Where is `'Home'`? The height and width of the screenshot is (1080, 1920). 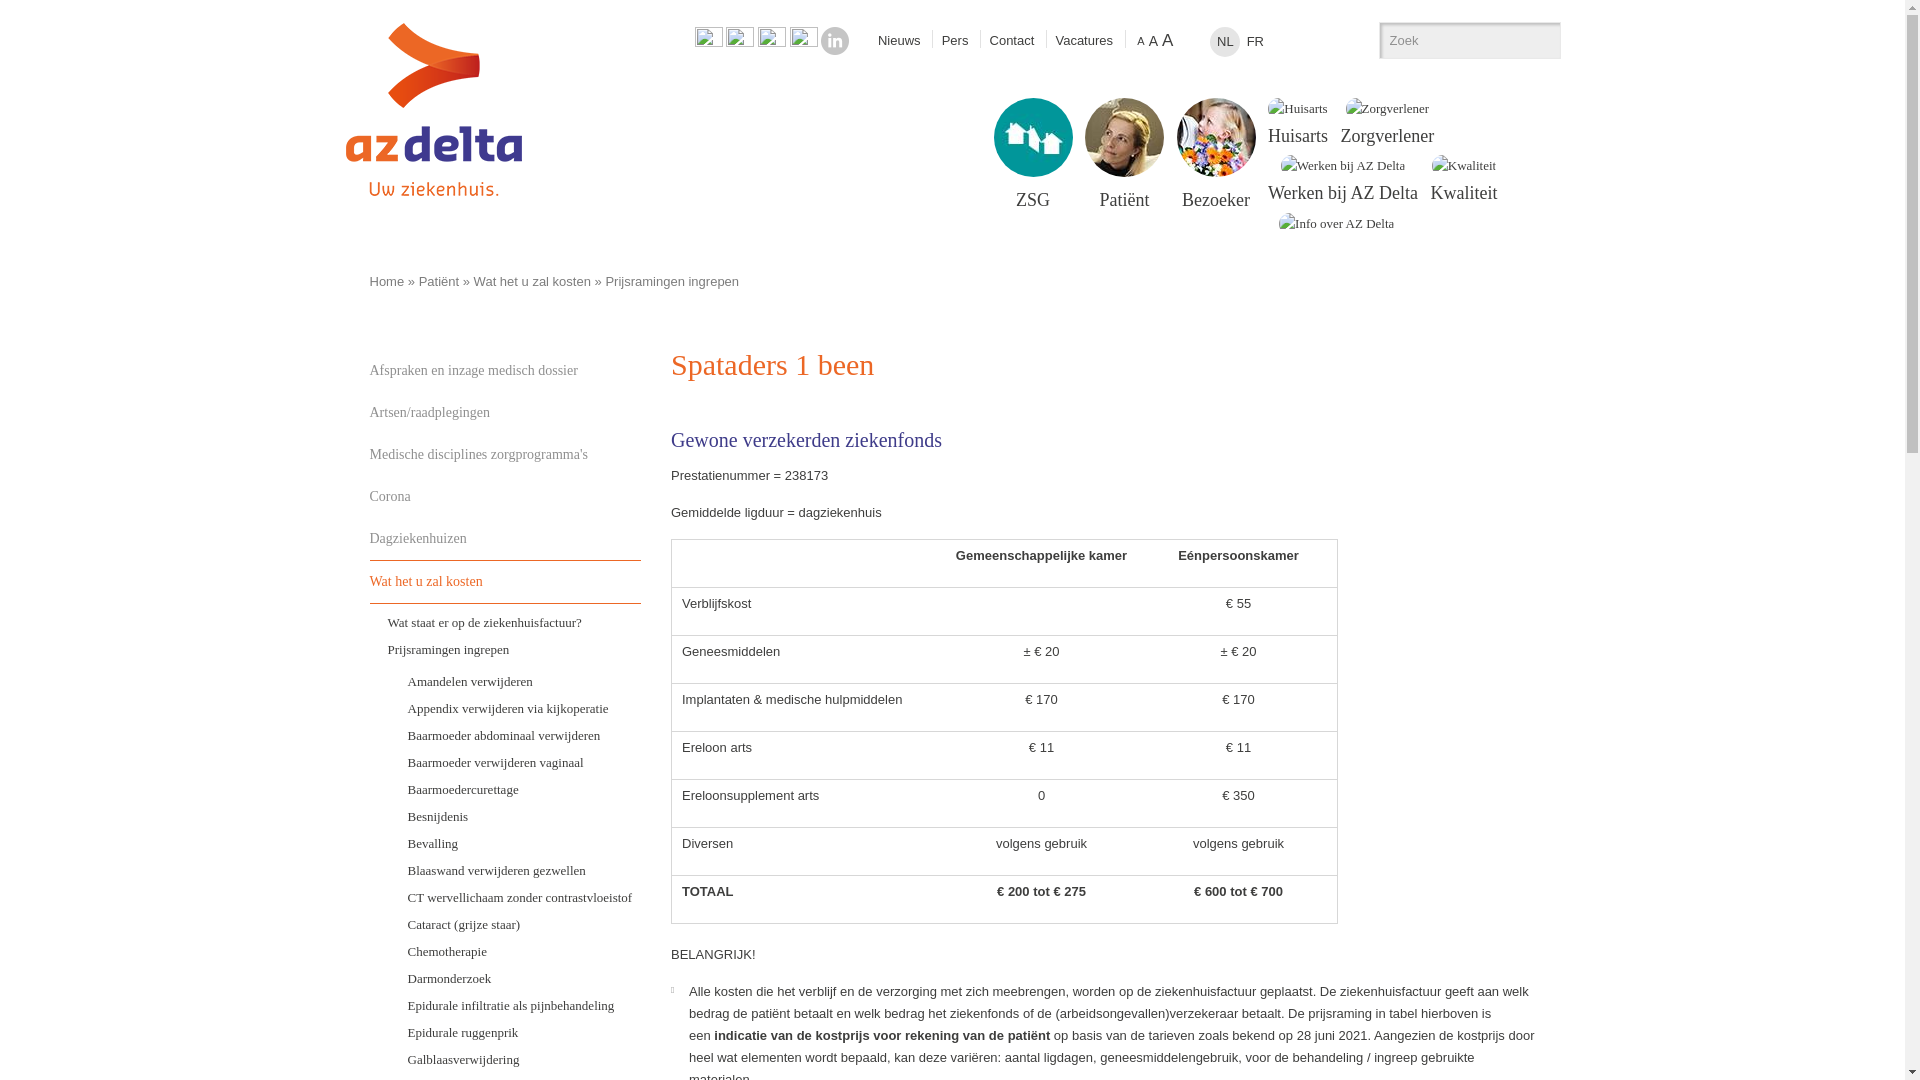
'Home' is located at coordinates (387, 281).